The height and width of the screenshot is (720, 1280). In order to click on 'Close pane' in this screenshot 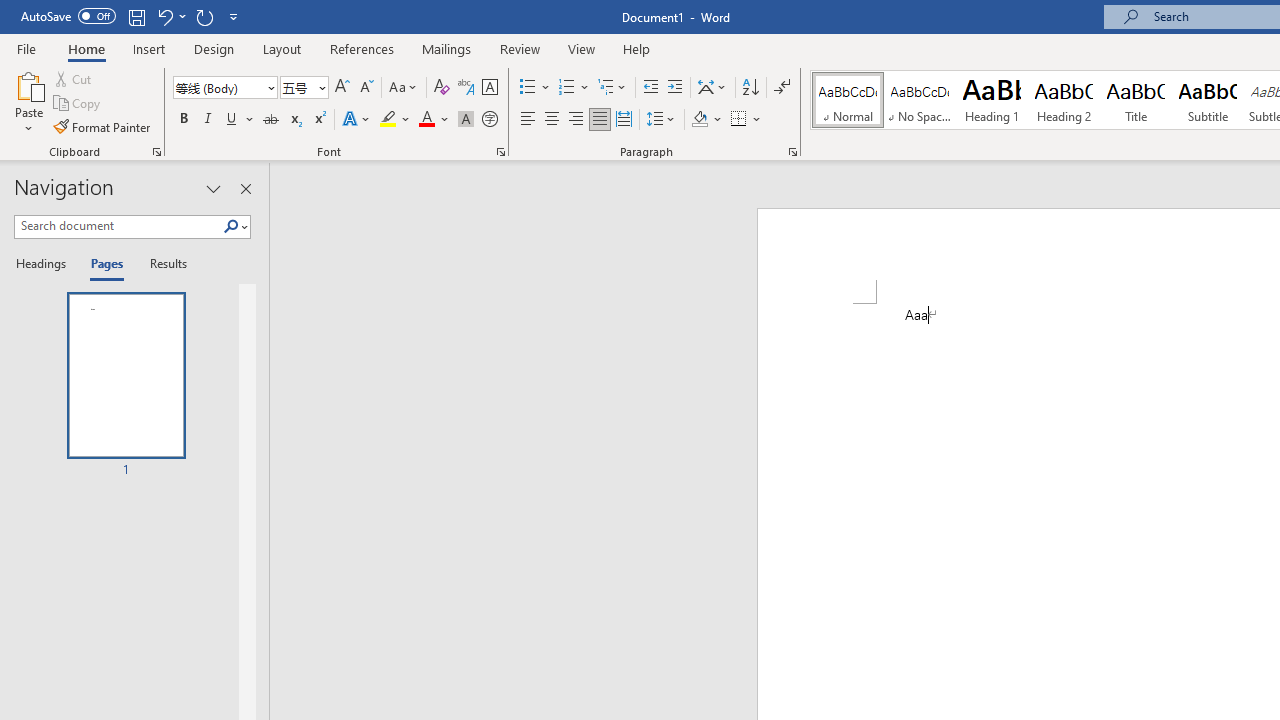, I will do `click(245, 189)`.